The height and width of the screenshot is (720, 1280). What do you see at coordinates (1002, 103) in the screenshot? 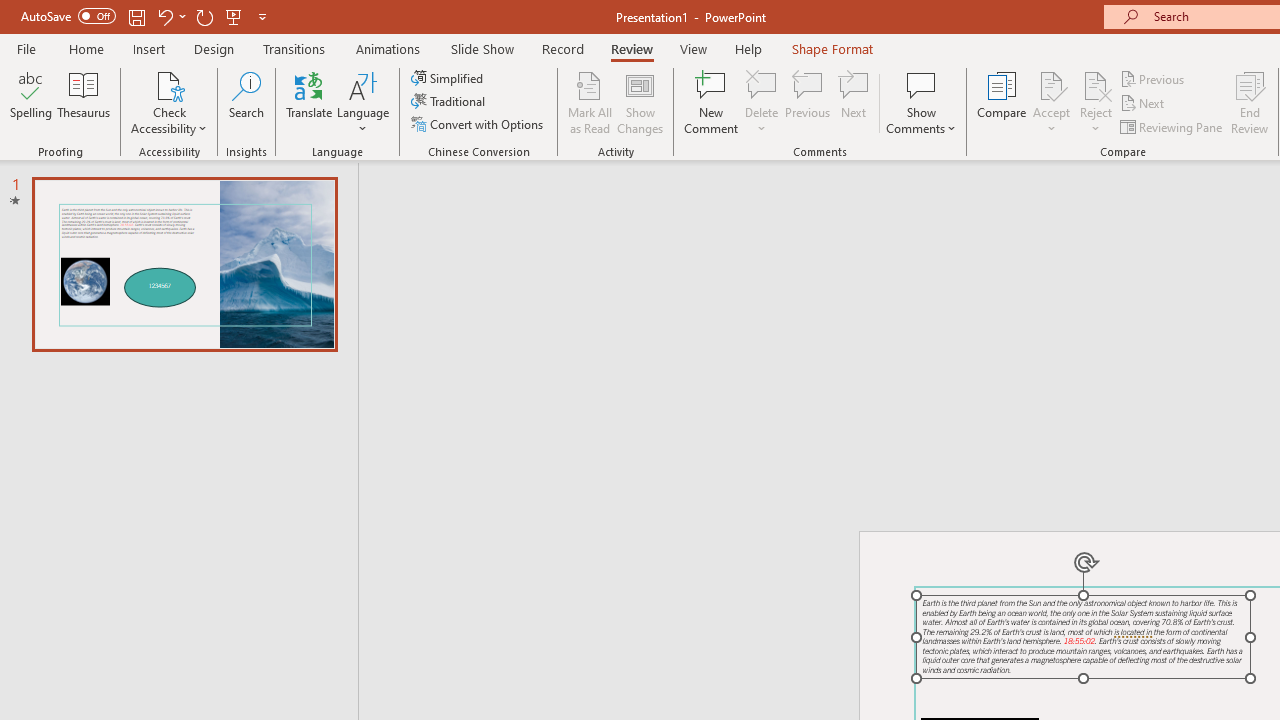
I see `'Compare'` at bounding box center [1002, 103].